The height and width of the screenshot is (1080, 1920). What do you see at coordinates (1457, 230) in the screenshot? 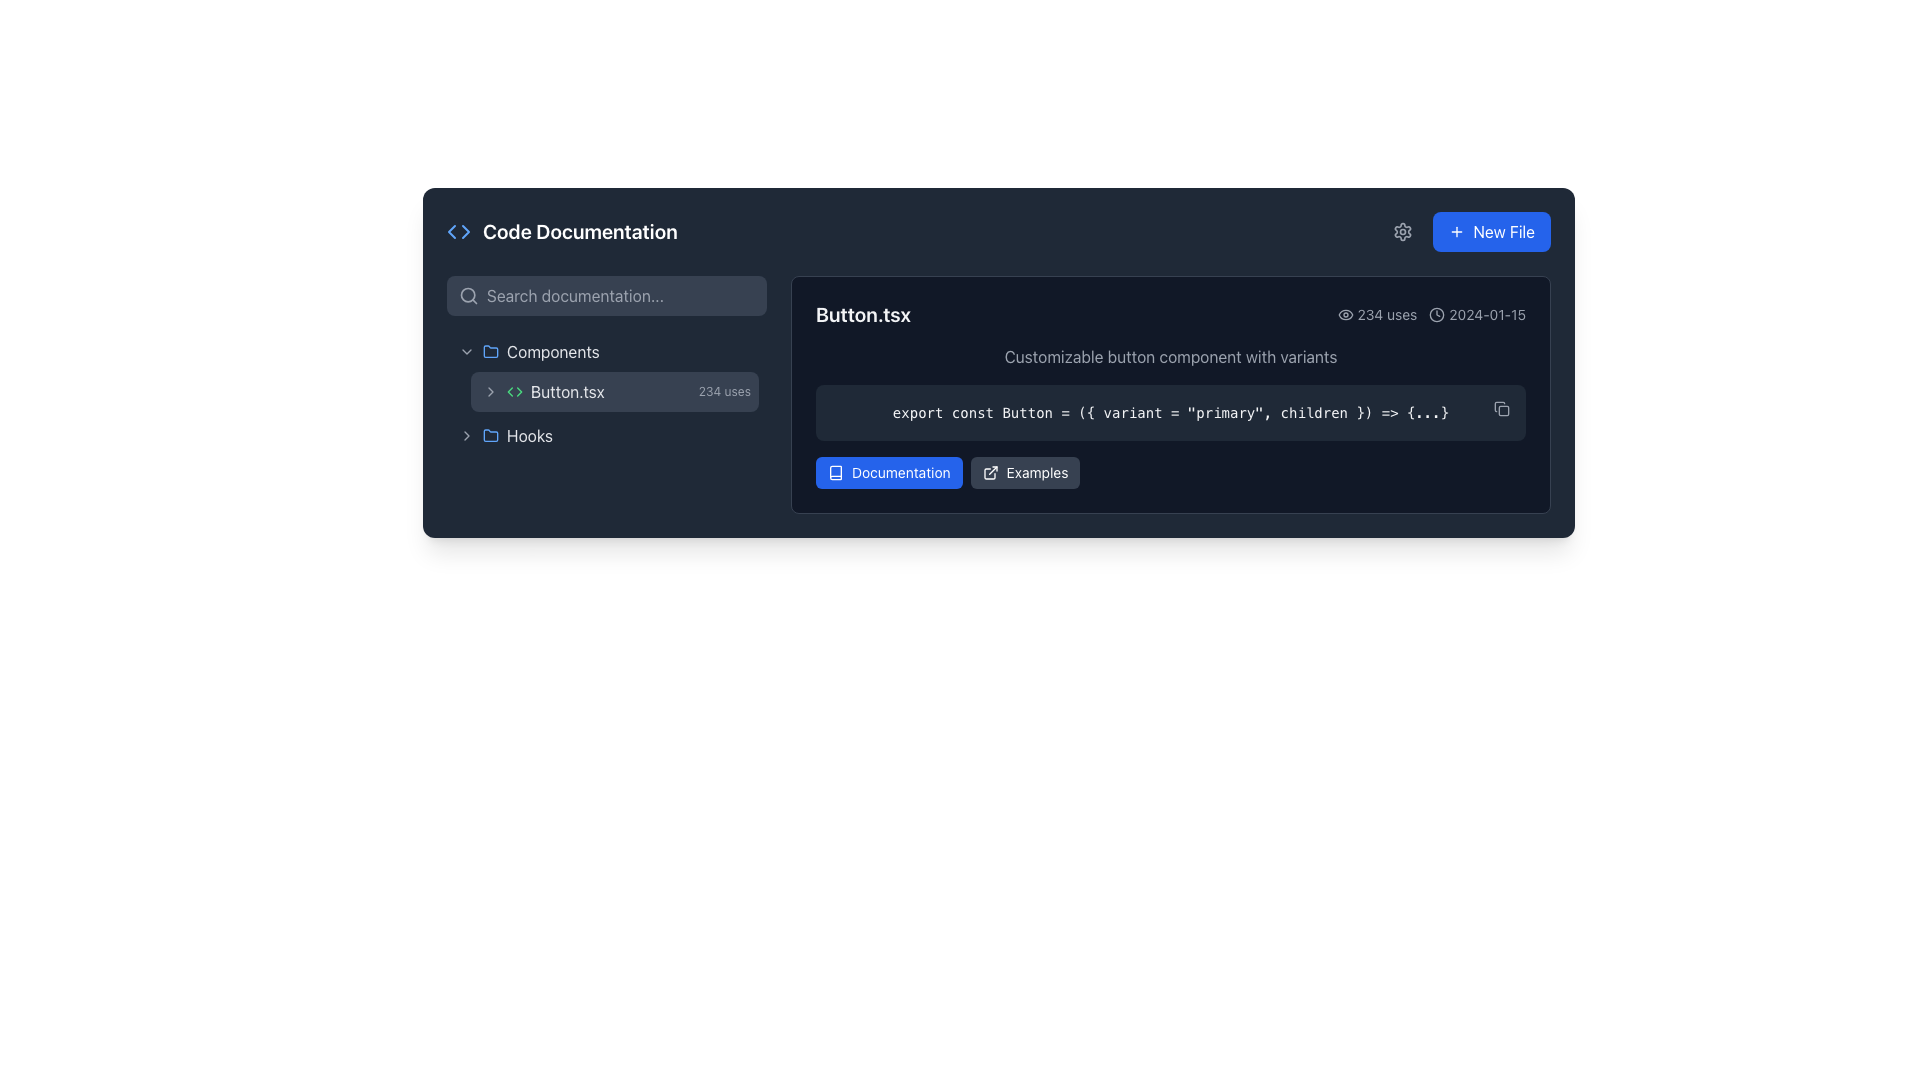
I see `the '+' icon located within the 'New File' button in the top-right corner` at bounding box center [1457, 230].